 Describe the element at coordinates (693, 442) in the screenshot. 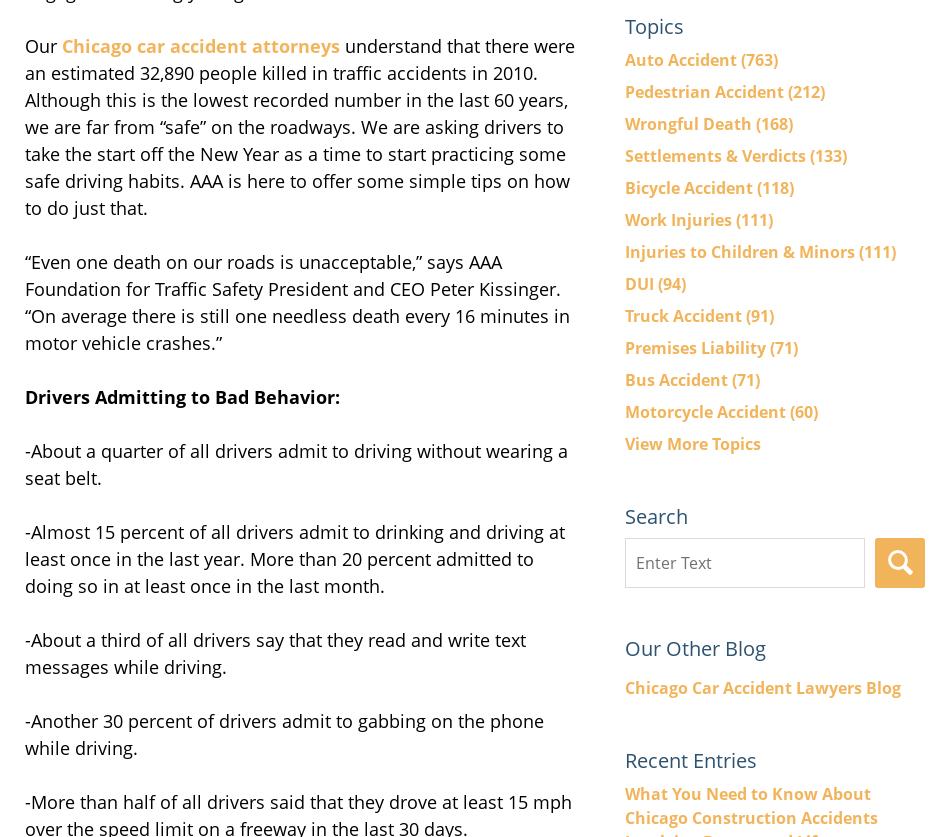

I see `'View More Topics'` at that location.